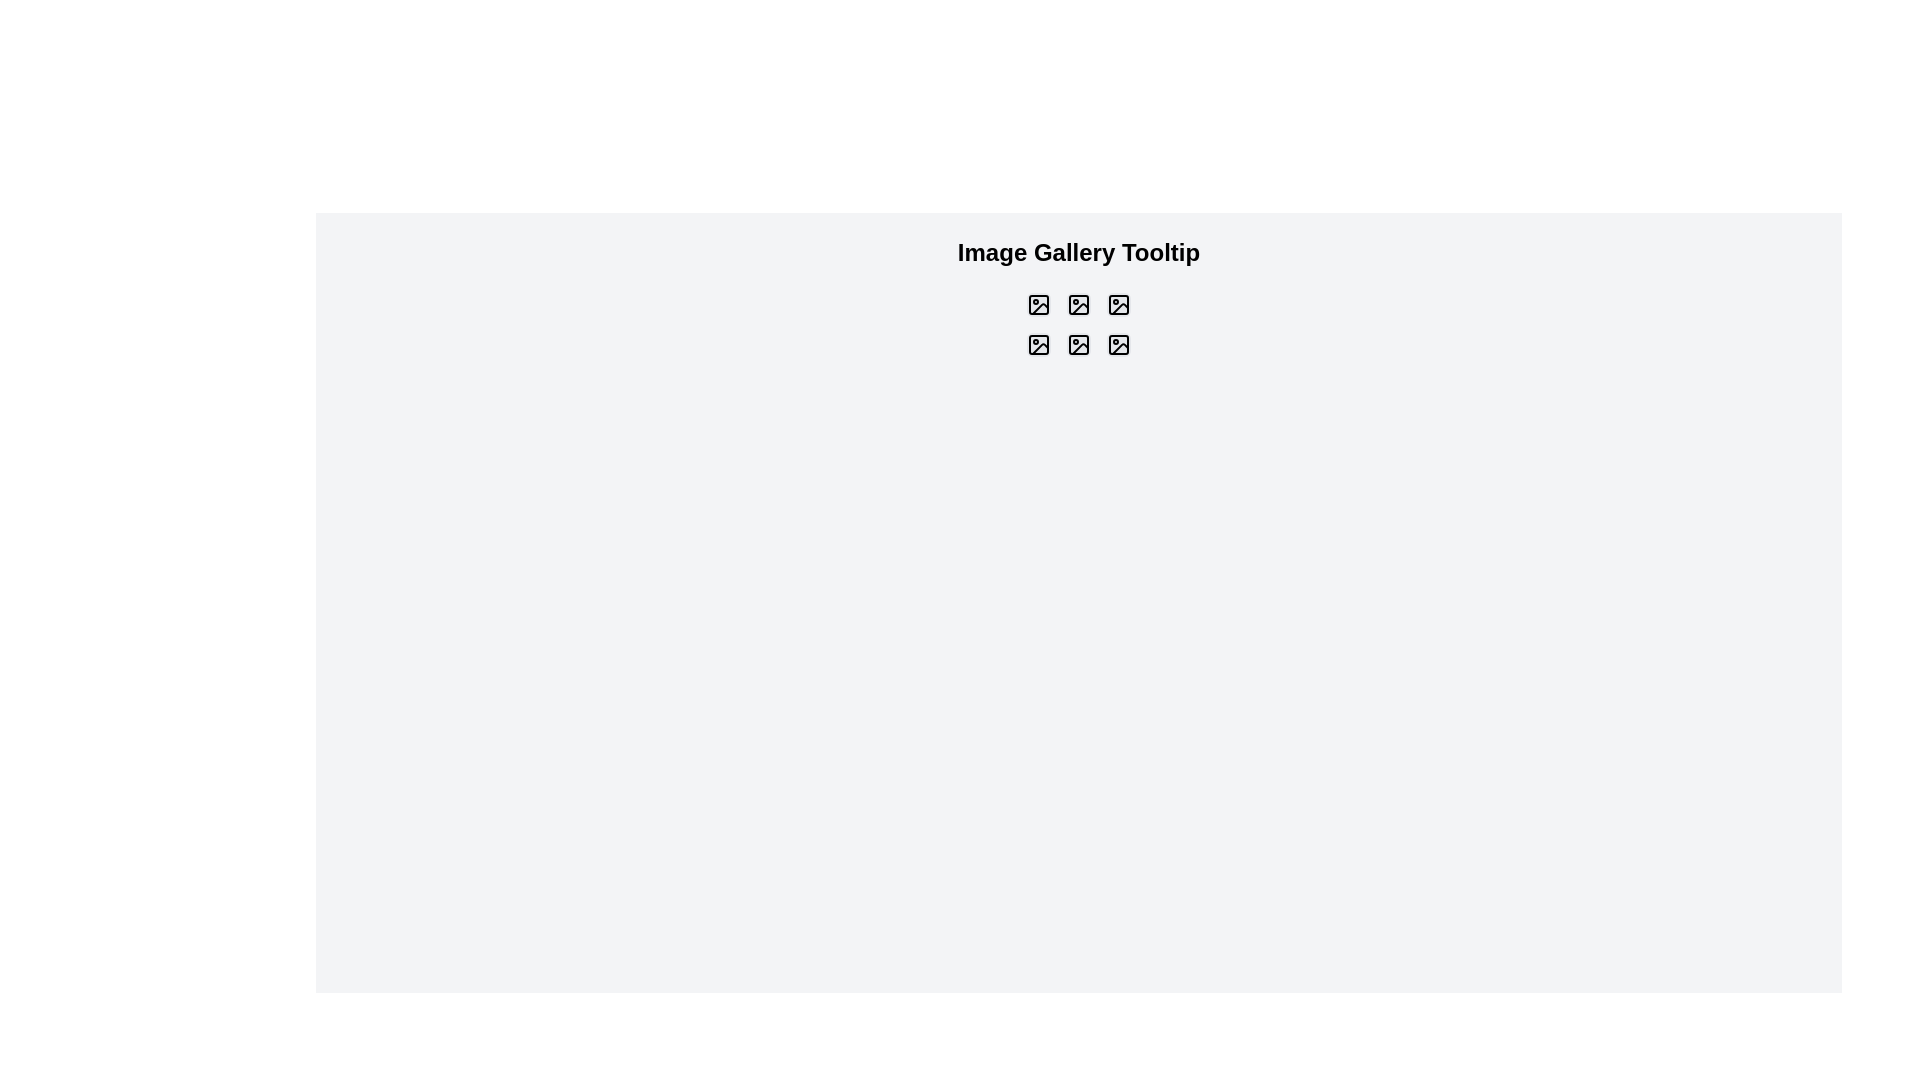 This screenshot has height=1080, width=1920. Describe the element at coordinates (1038, 304) in the screenshot. I see `the Image icon or placeholder located` at that location.